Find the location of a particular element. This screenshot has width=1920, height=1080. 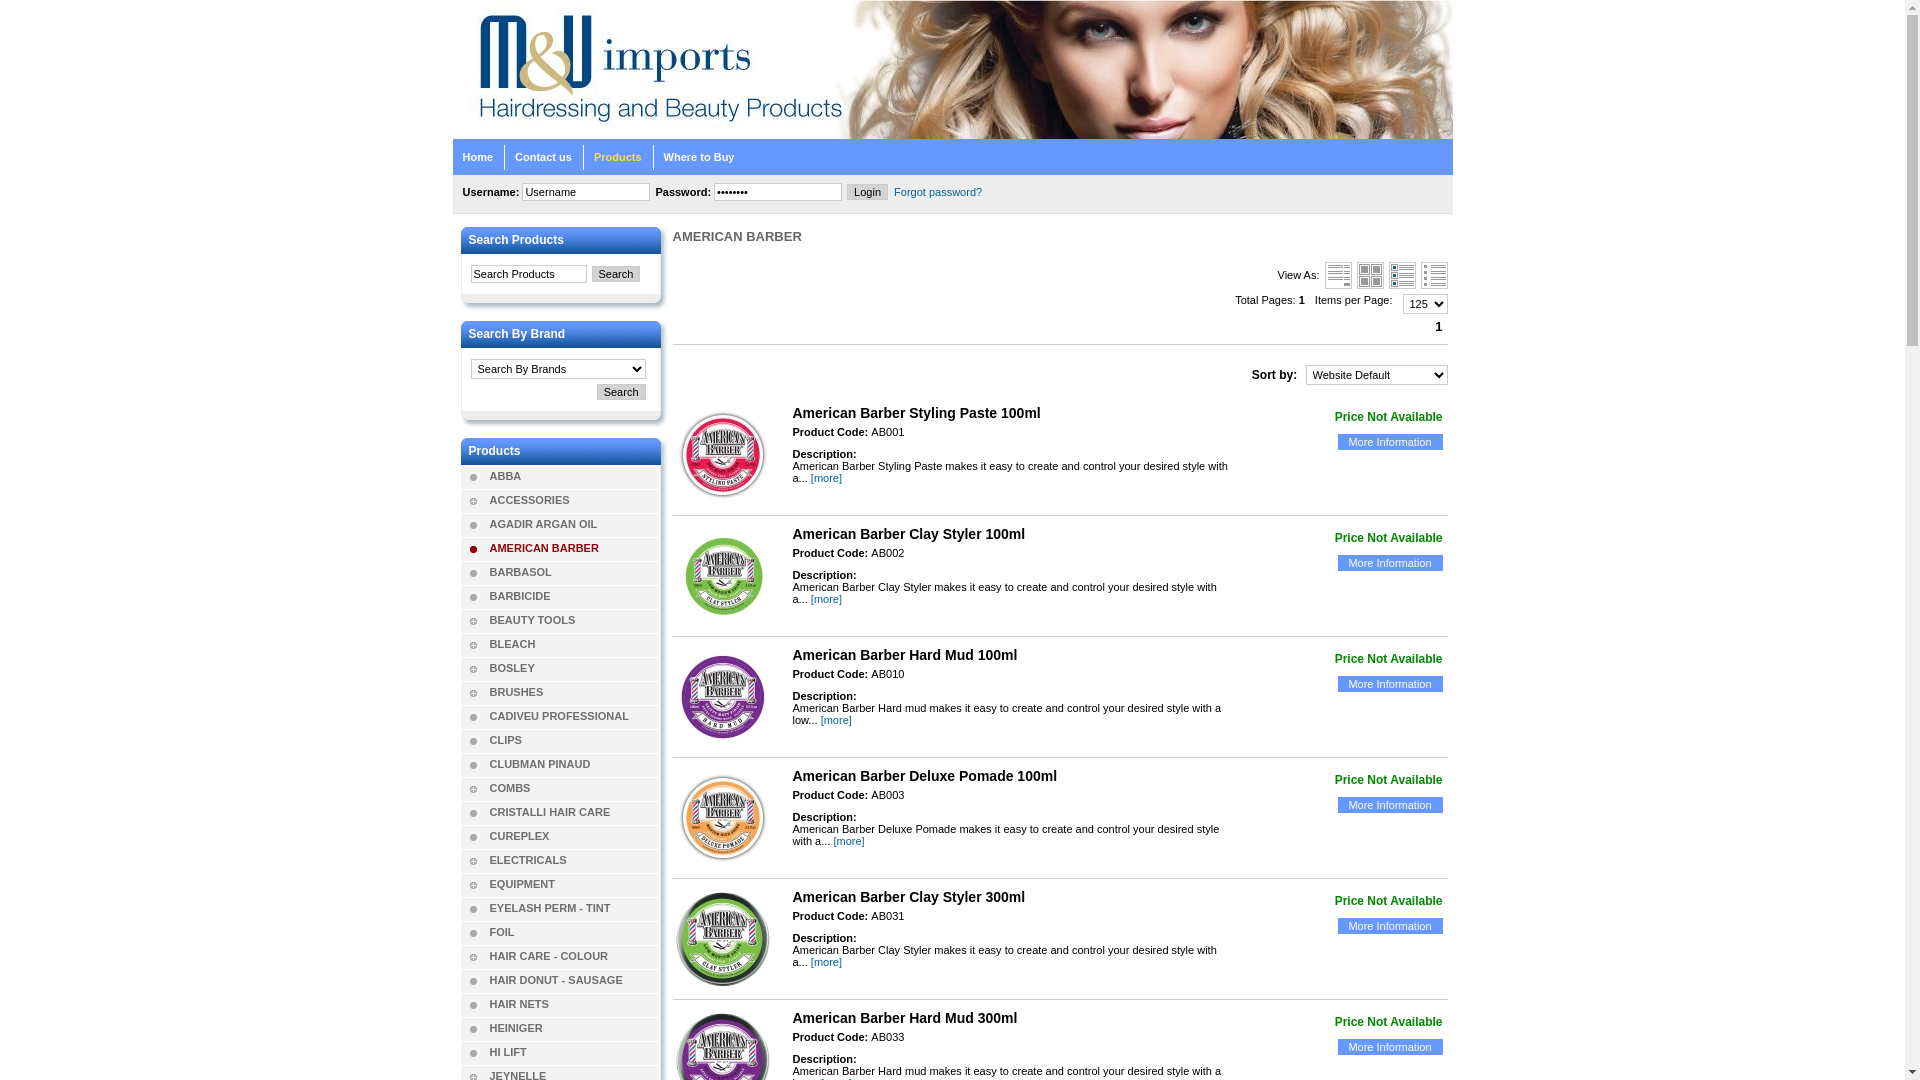

'AGADIR ARGAN OIL' is located at coordinates (573, 523).